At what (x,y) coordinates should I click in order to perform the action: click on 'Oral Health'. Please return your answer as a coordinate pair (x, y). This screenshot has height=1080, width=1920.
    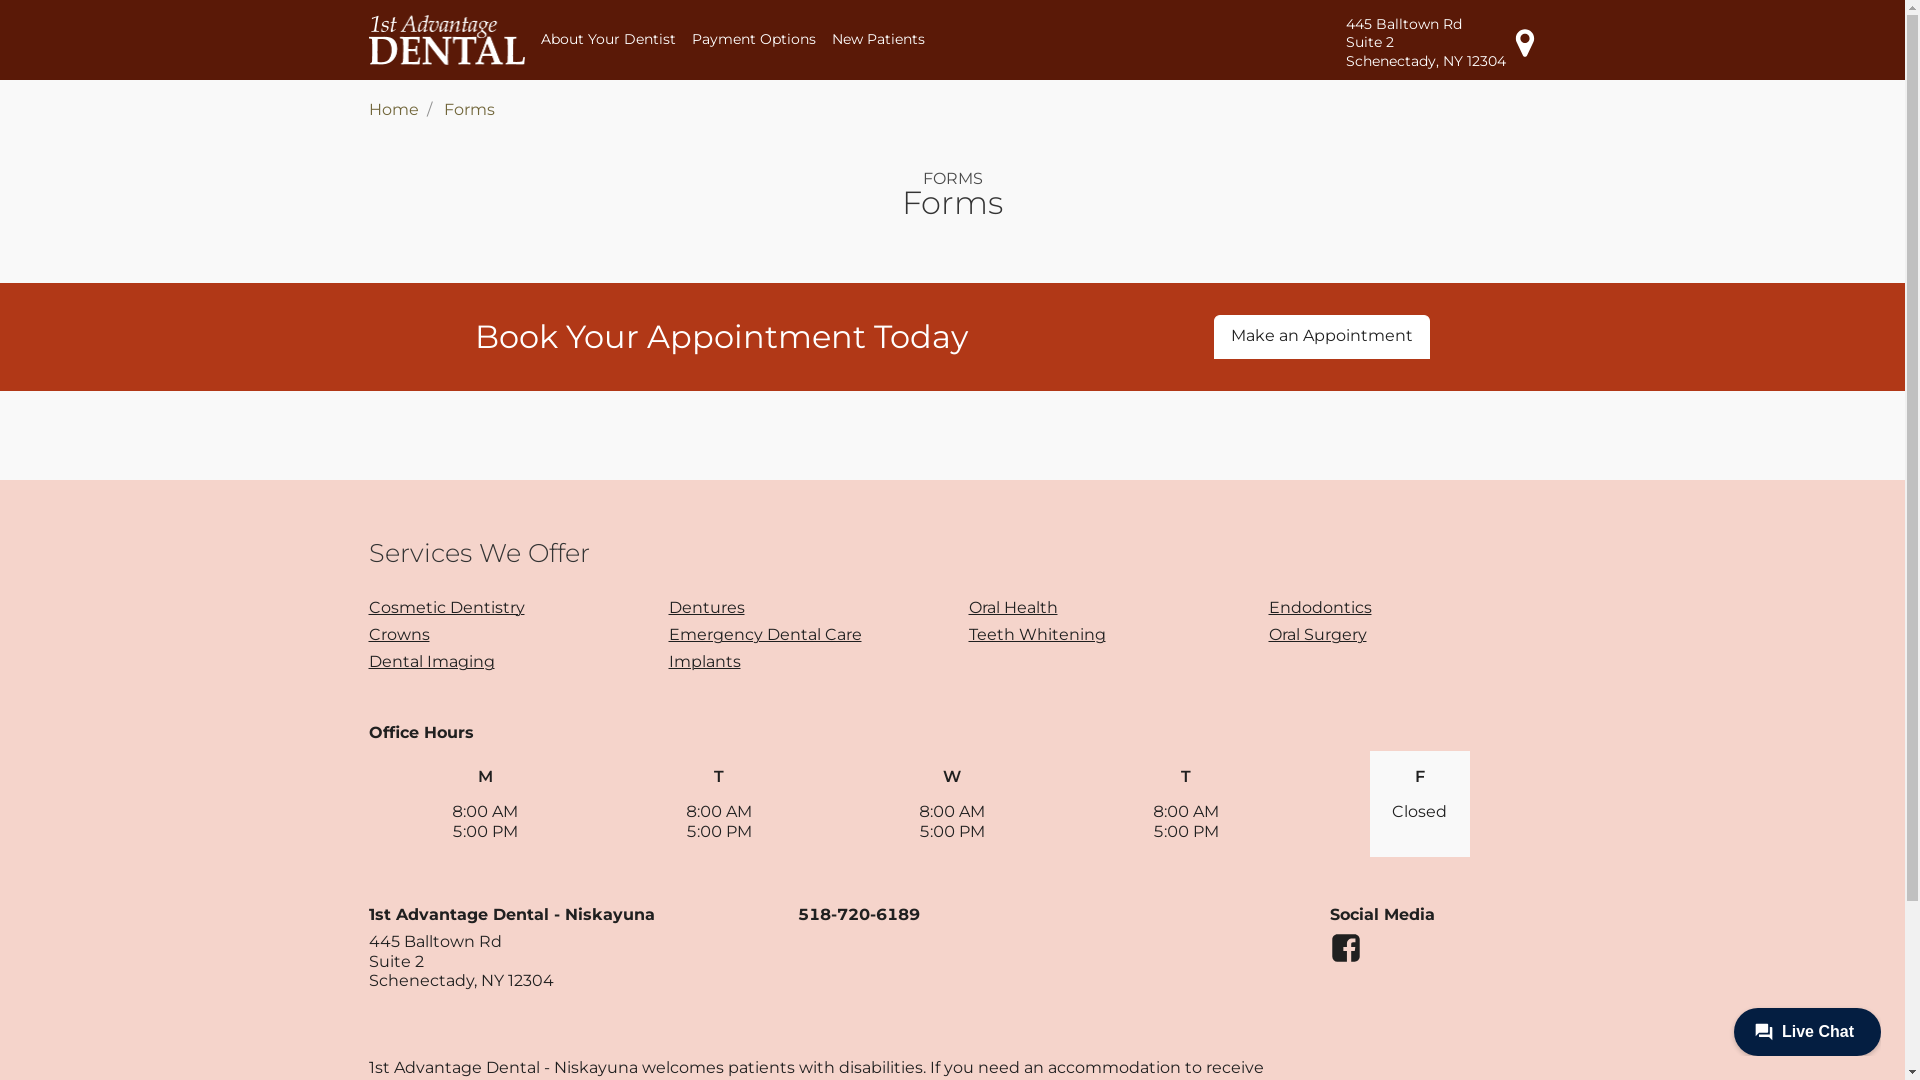
    Looking at the image, I should click on (1012, 606).